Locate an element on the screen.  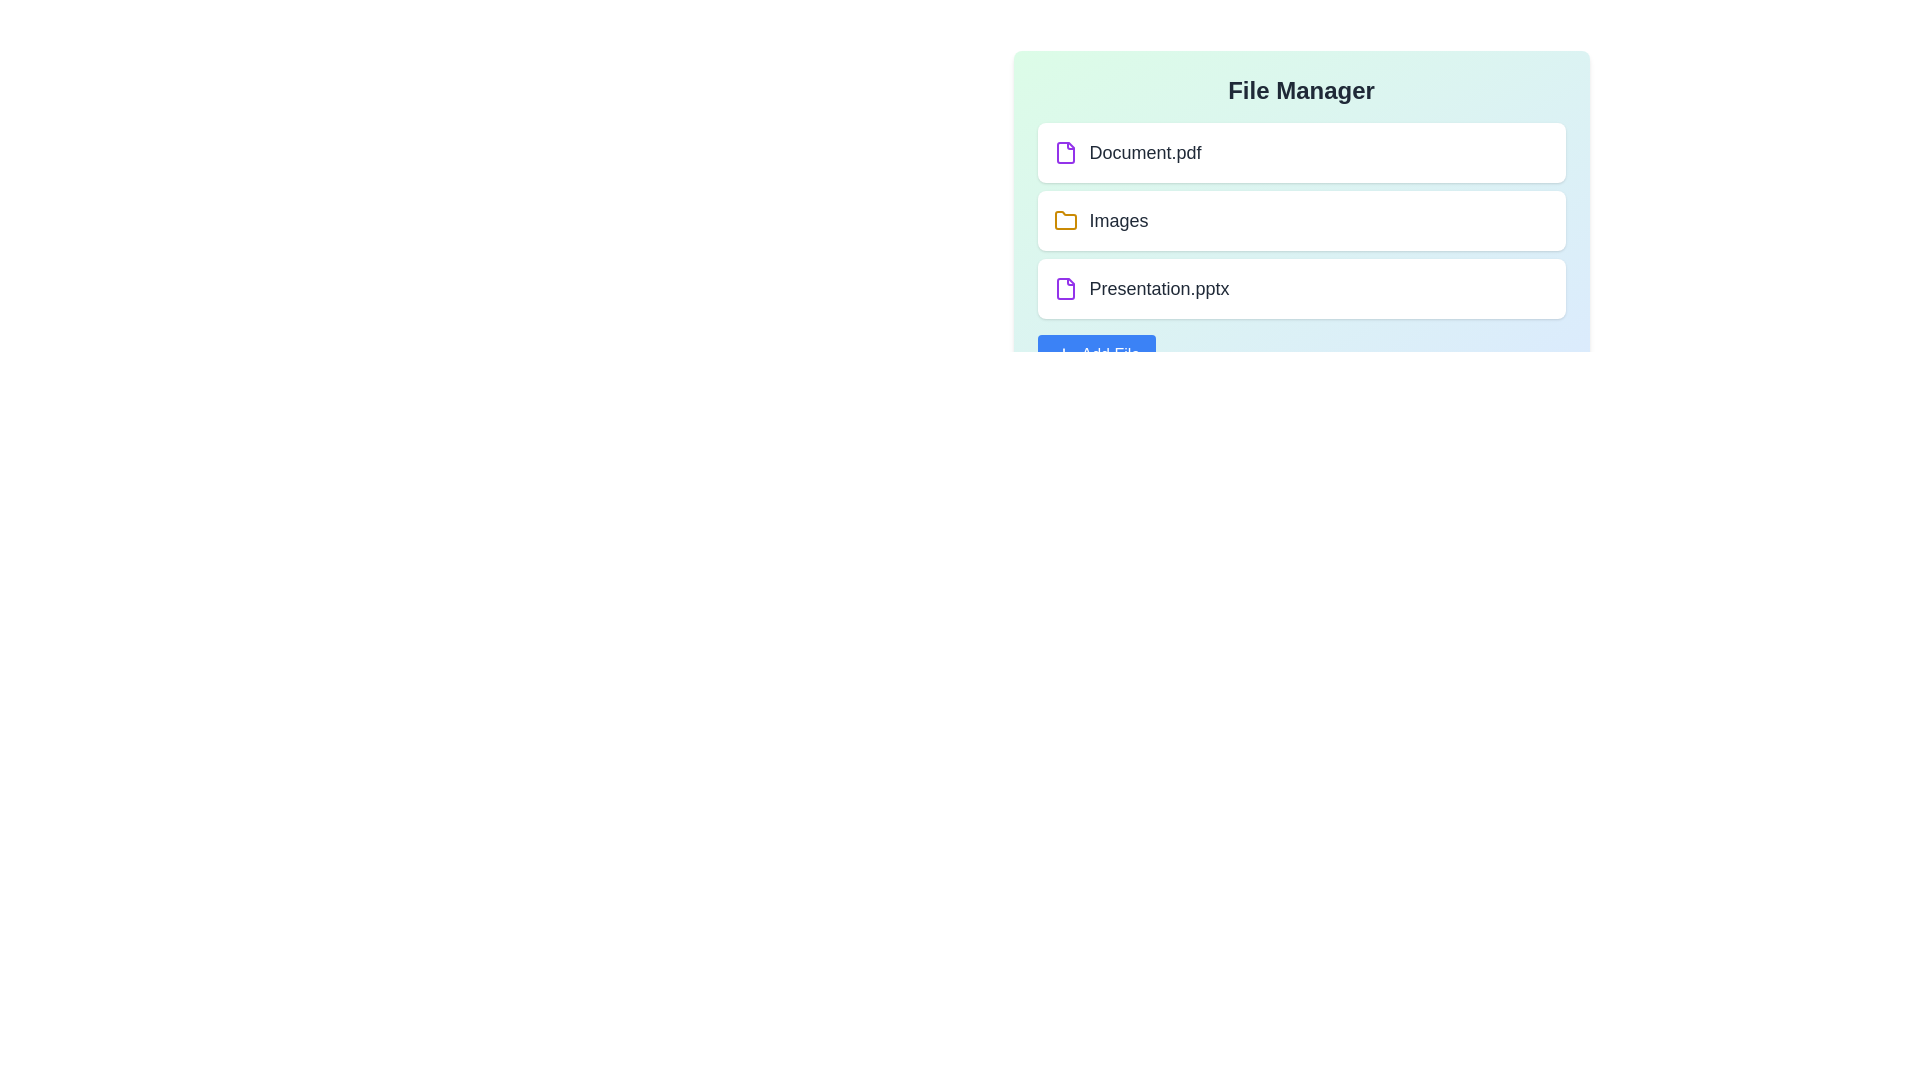
the 'Add File' button to add a new file is located at coordinates (1095, 353).